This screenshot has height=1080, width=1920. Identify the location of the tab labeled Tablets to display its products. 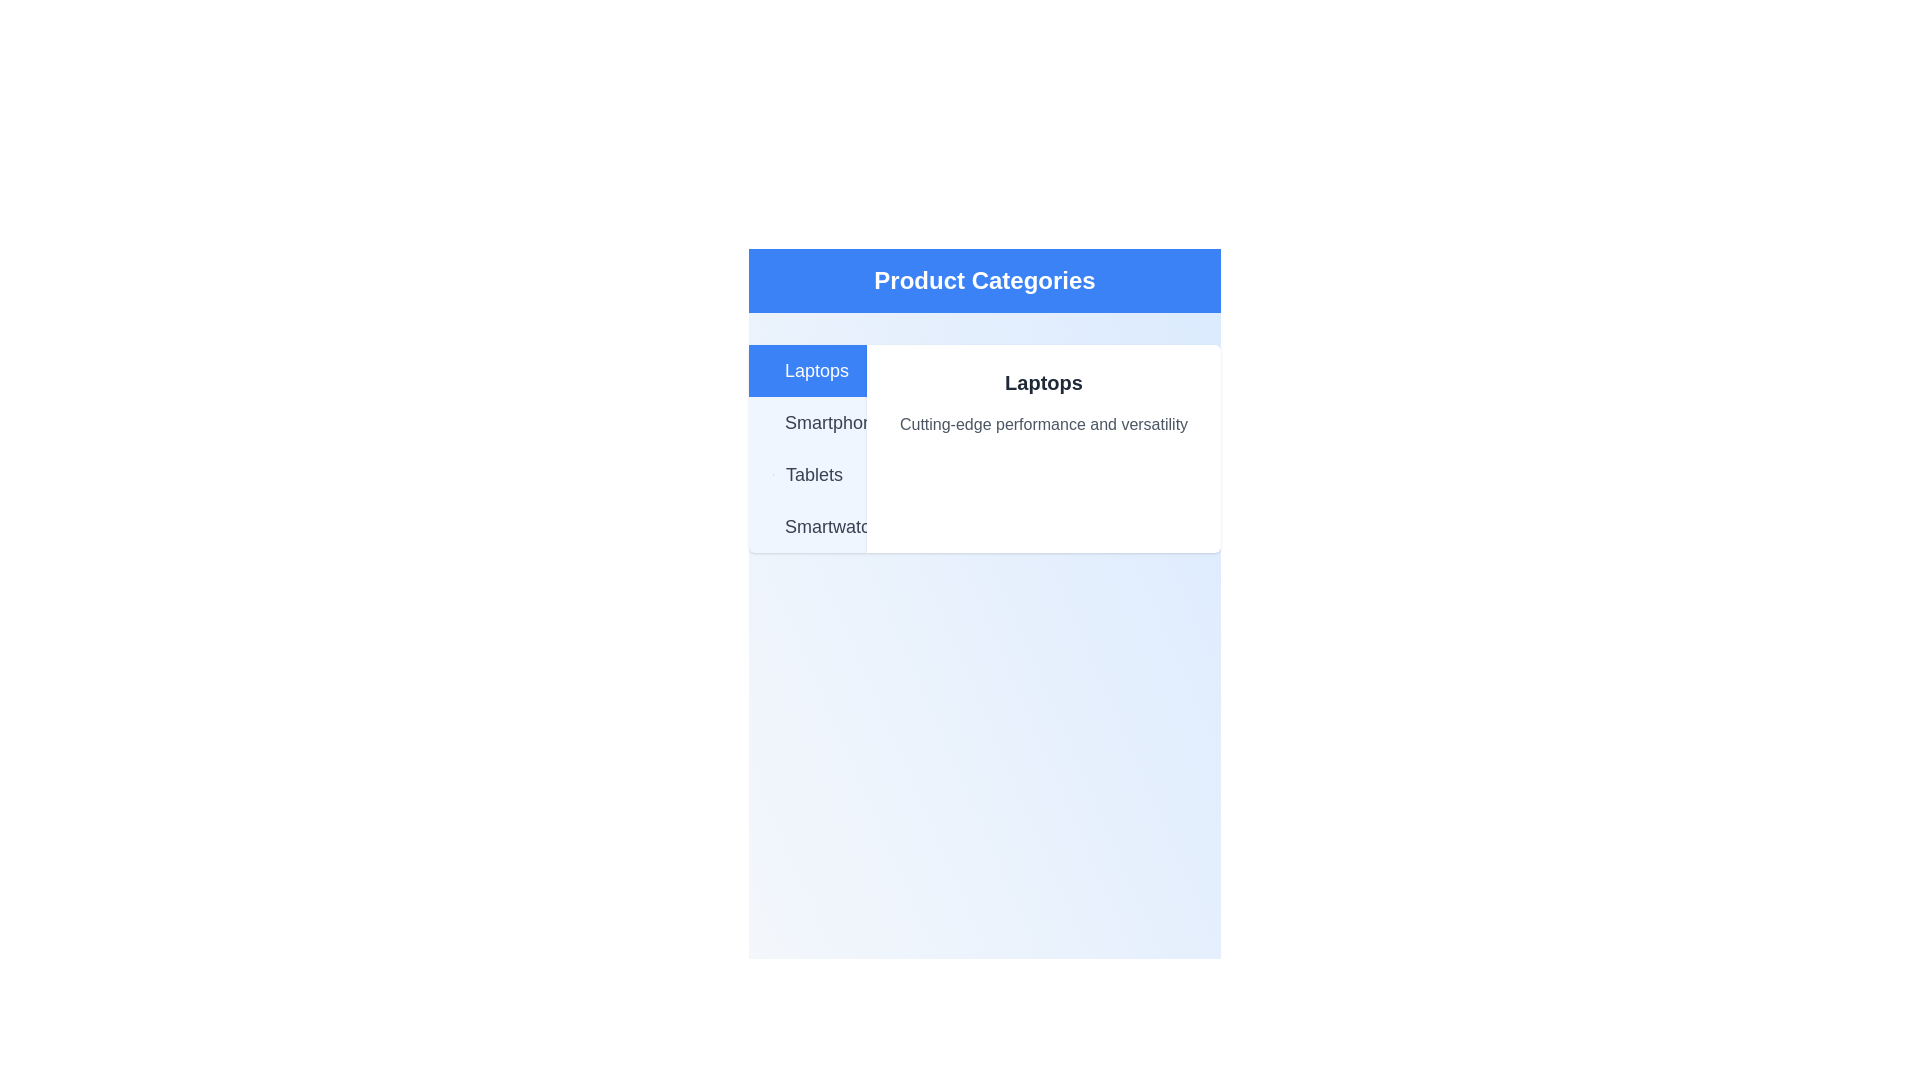
(807, 474).